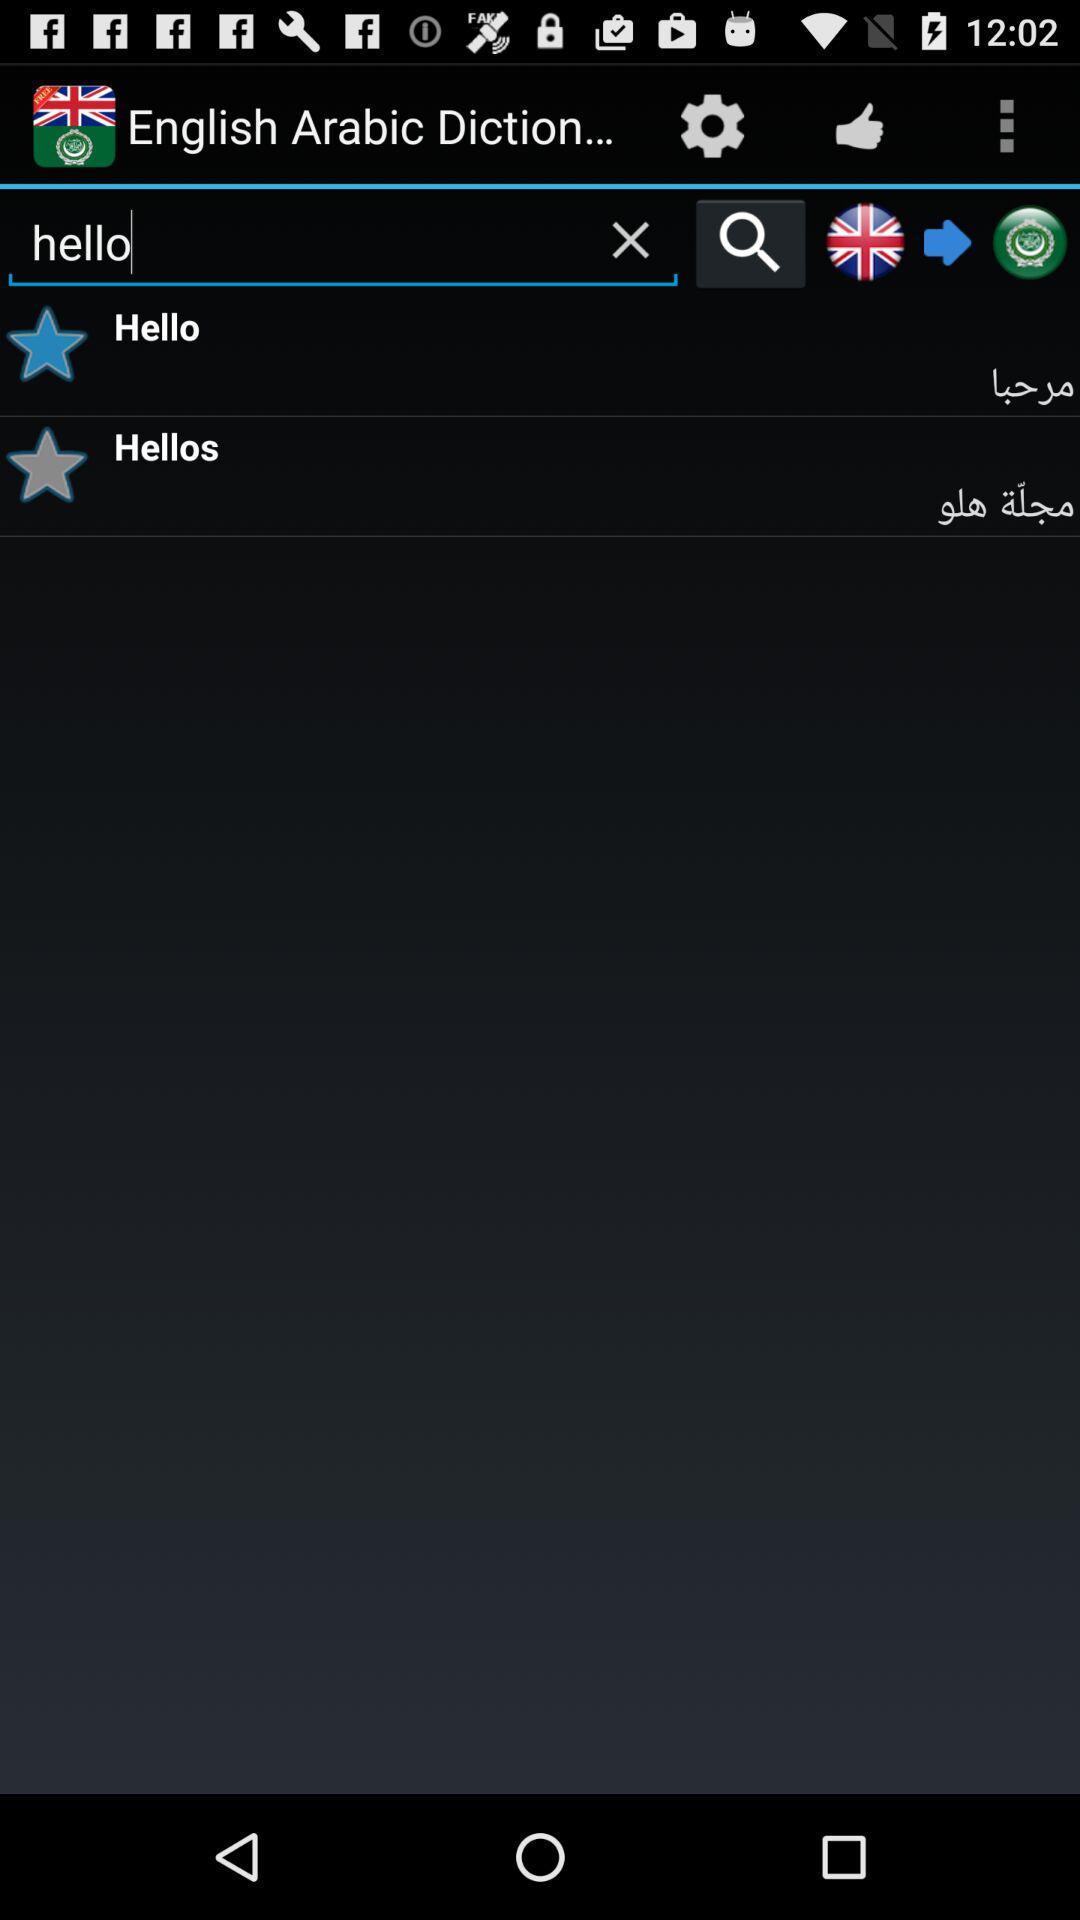 The height and width of the screenshot is (1920, 1080). What do you see at coordinates (53, 344) in the screenshot?
I see `icon to the left of hello item` at bounding box center [53, 344].